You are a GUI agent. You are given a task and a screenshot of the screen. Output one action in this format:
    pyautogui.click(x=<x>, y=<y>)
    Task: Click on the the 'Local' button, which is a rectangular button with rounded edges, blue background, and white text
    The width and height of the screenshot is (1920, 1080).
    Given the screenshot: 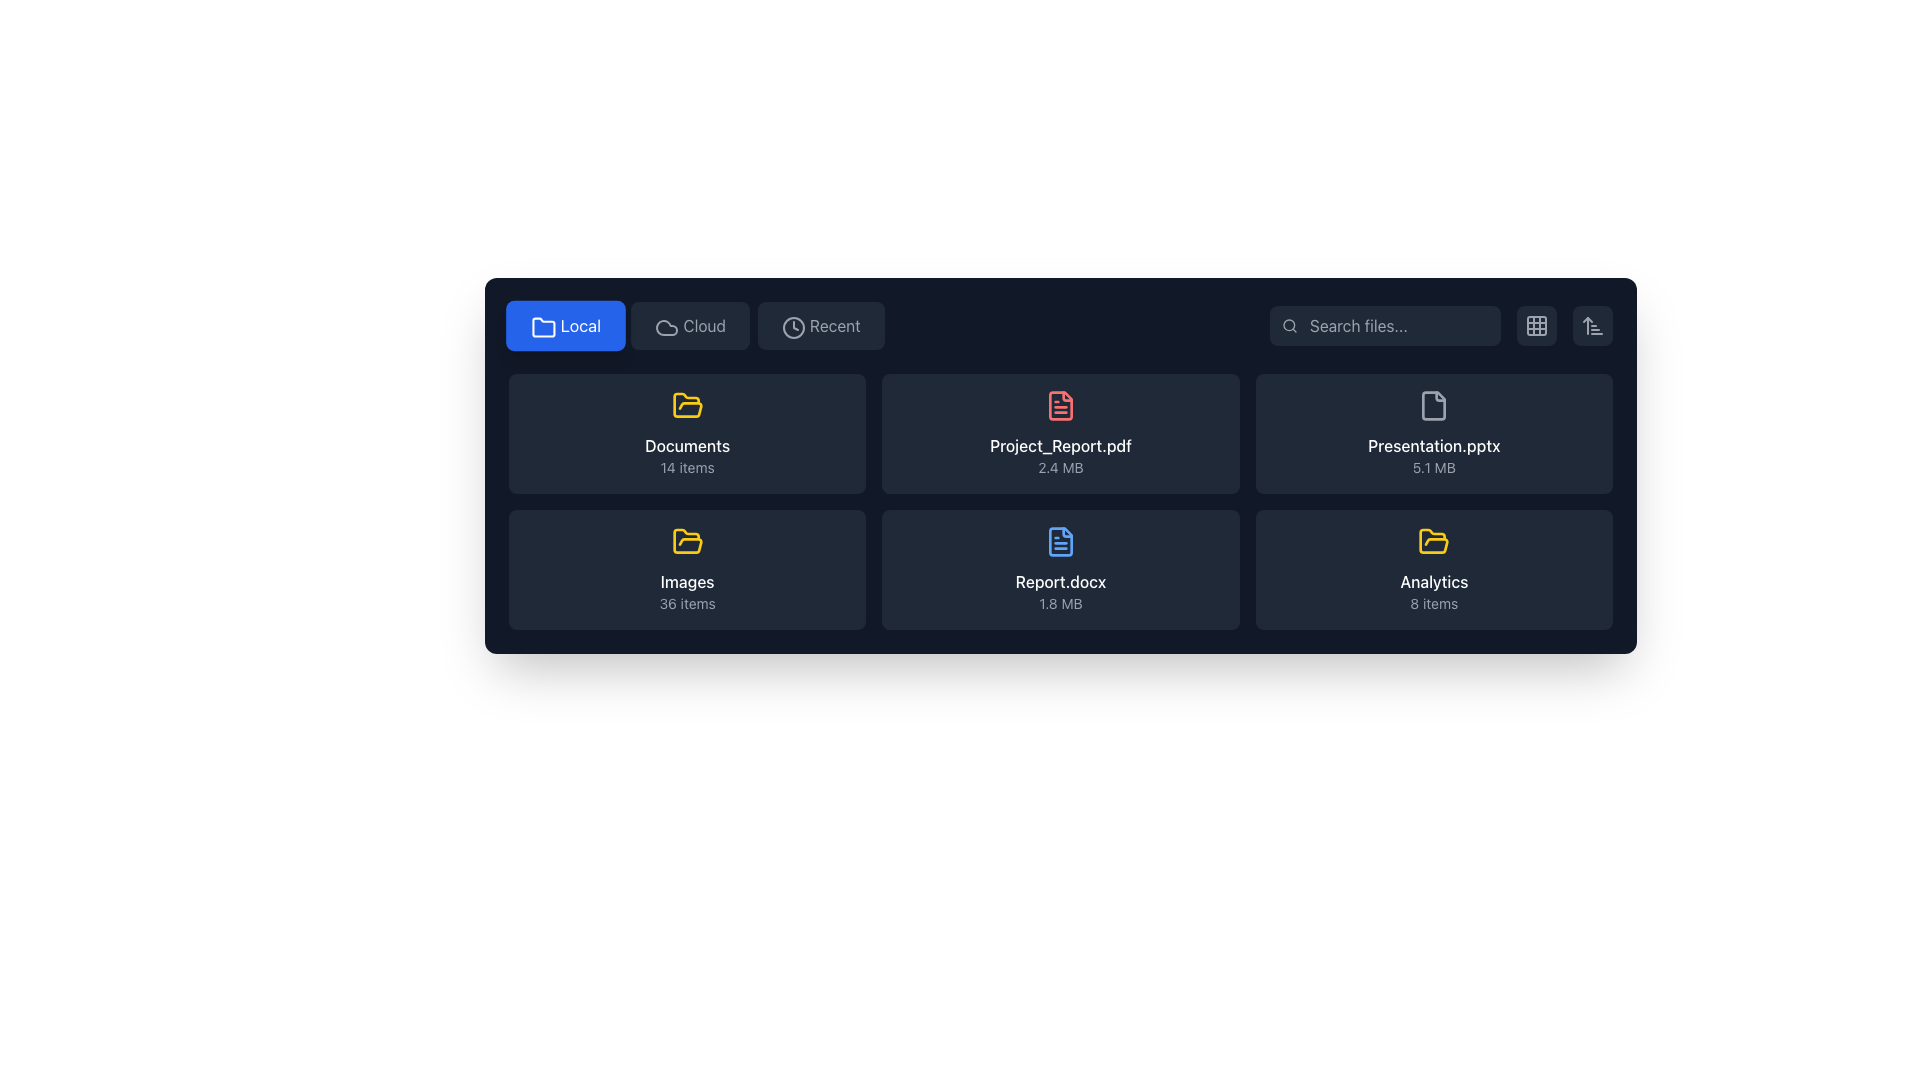 What is the action you would take?
    pyautogui.click(x=565, y=325)
    